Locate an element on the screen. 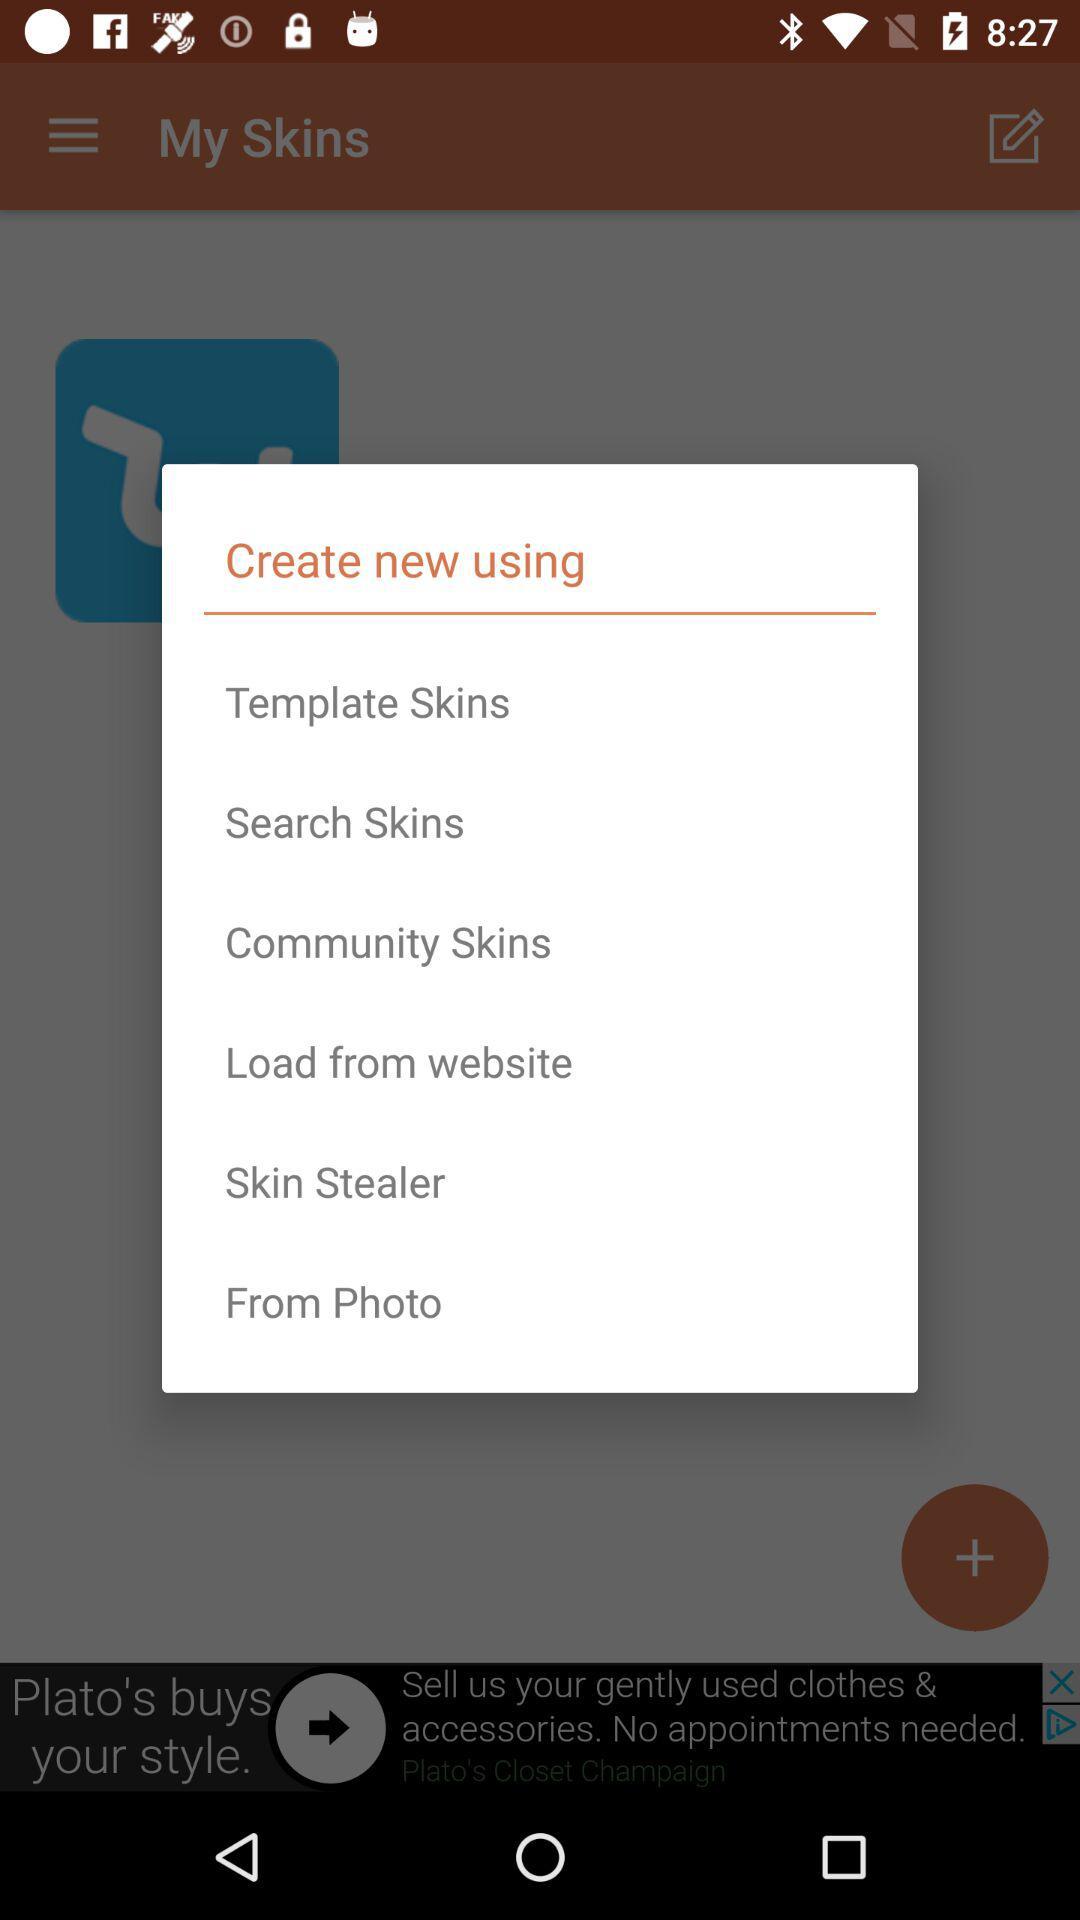 This screenshot has height=1920, width=1080. the community skins icon is located at coordinates (540, 940).